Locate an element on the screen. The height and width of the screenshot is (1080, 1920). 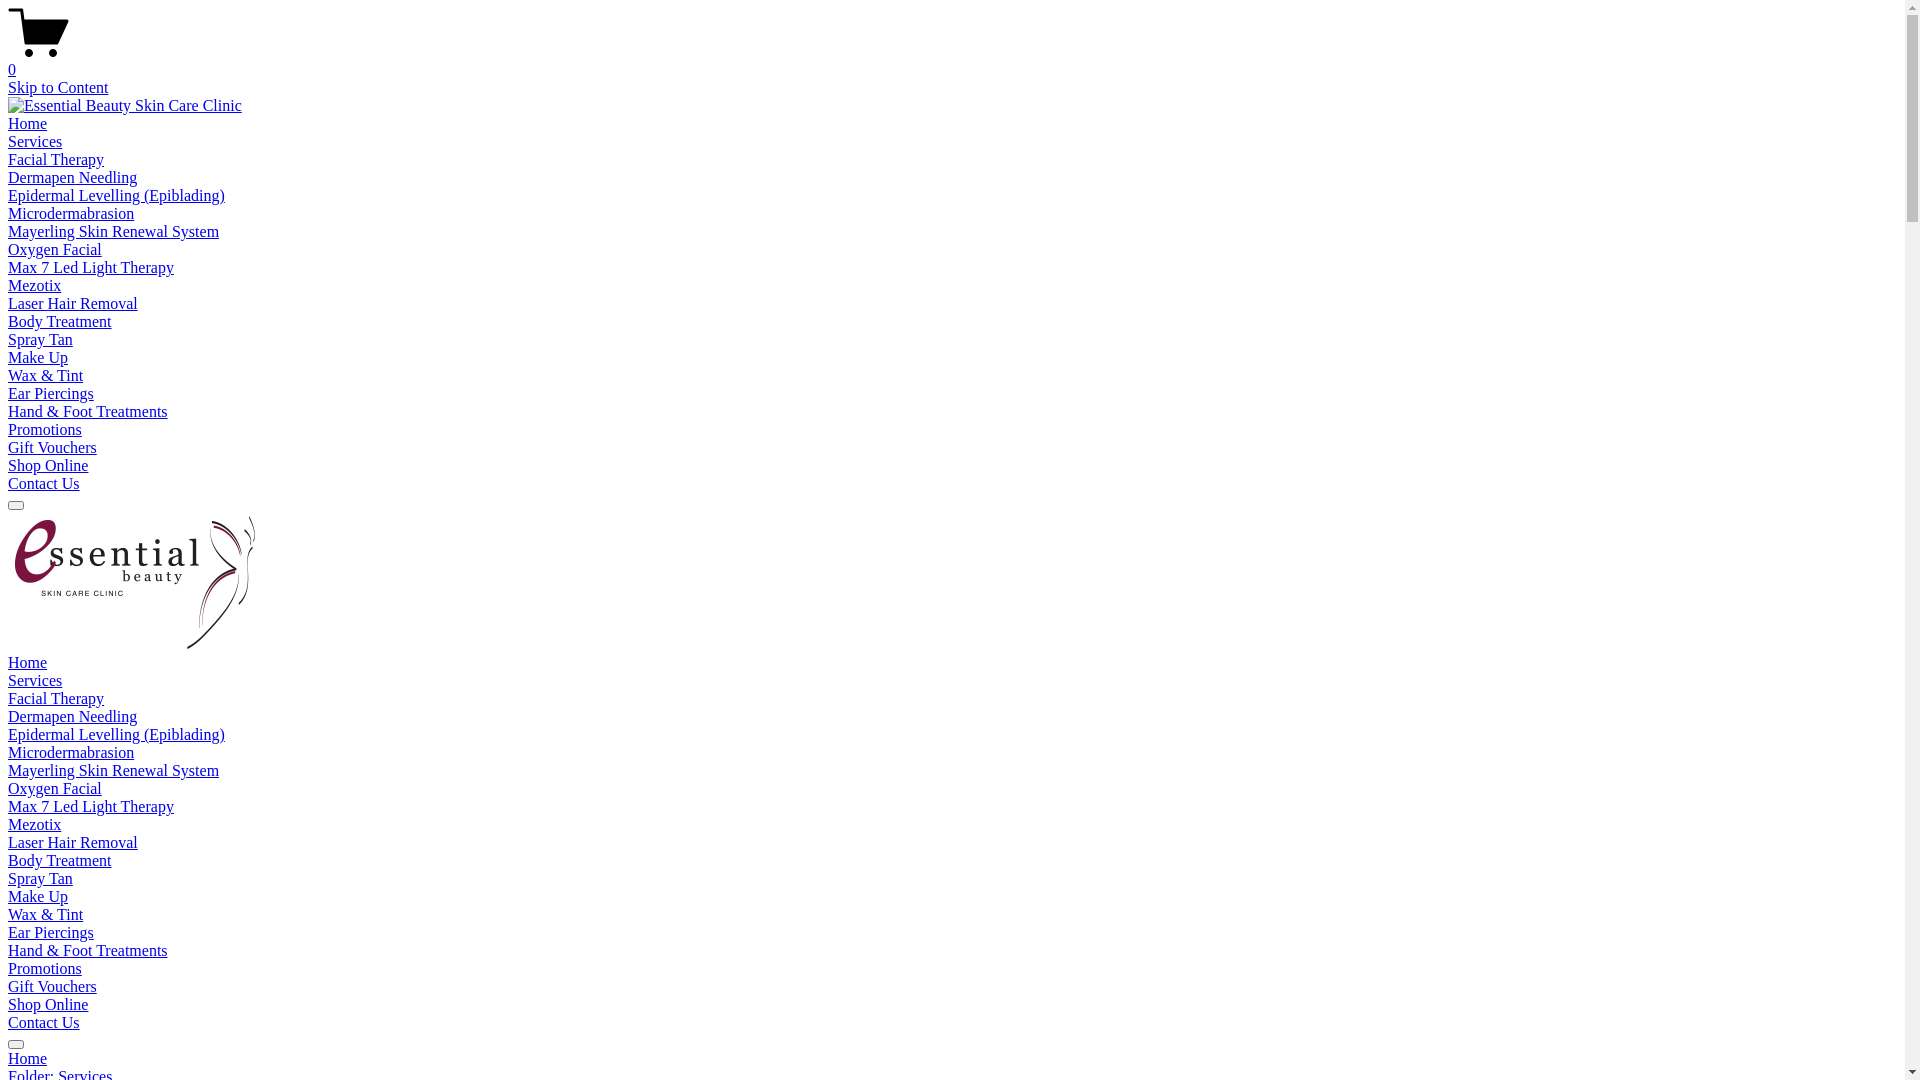
'Facial Therapy' is located at coordinates (56, 697).